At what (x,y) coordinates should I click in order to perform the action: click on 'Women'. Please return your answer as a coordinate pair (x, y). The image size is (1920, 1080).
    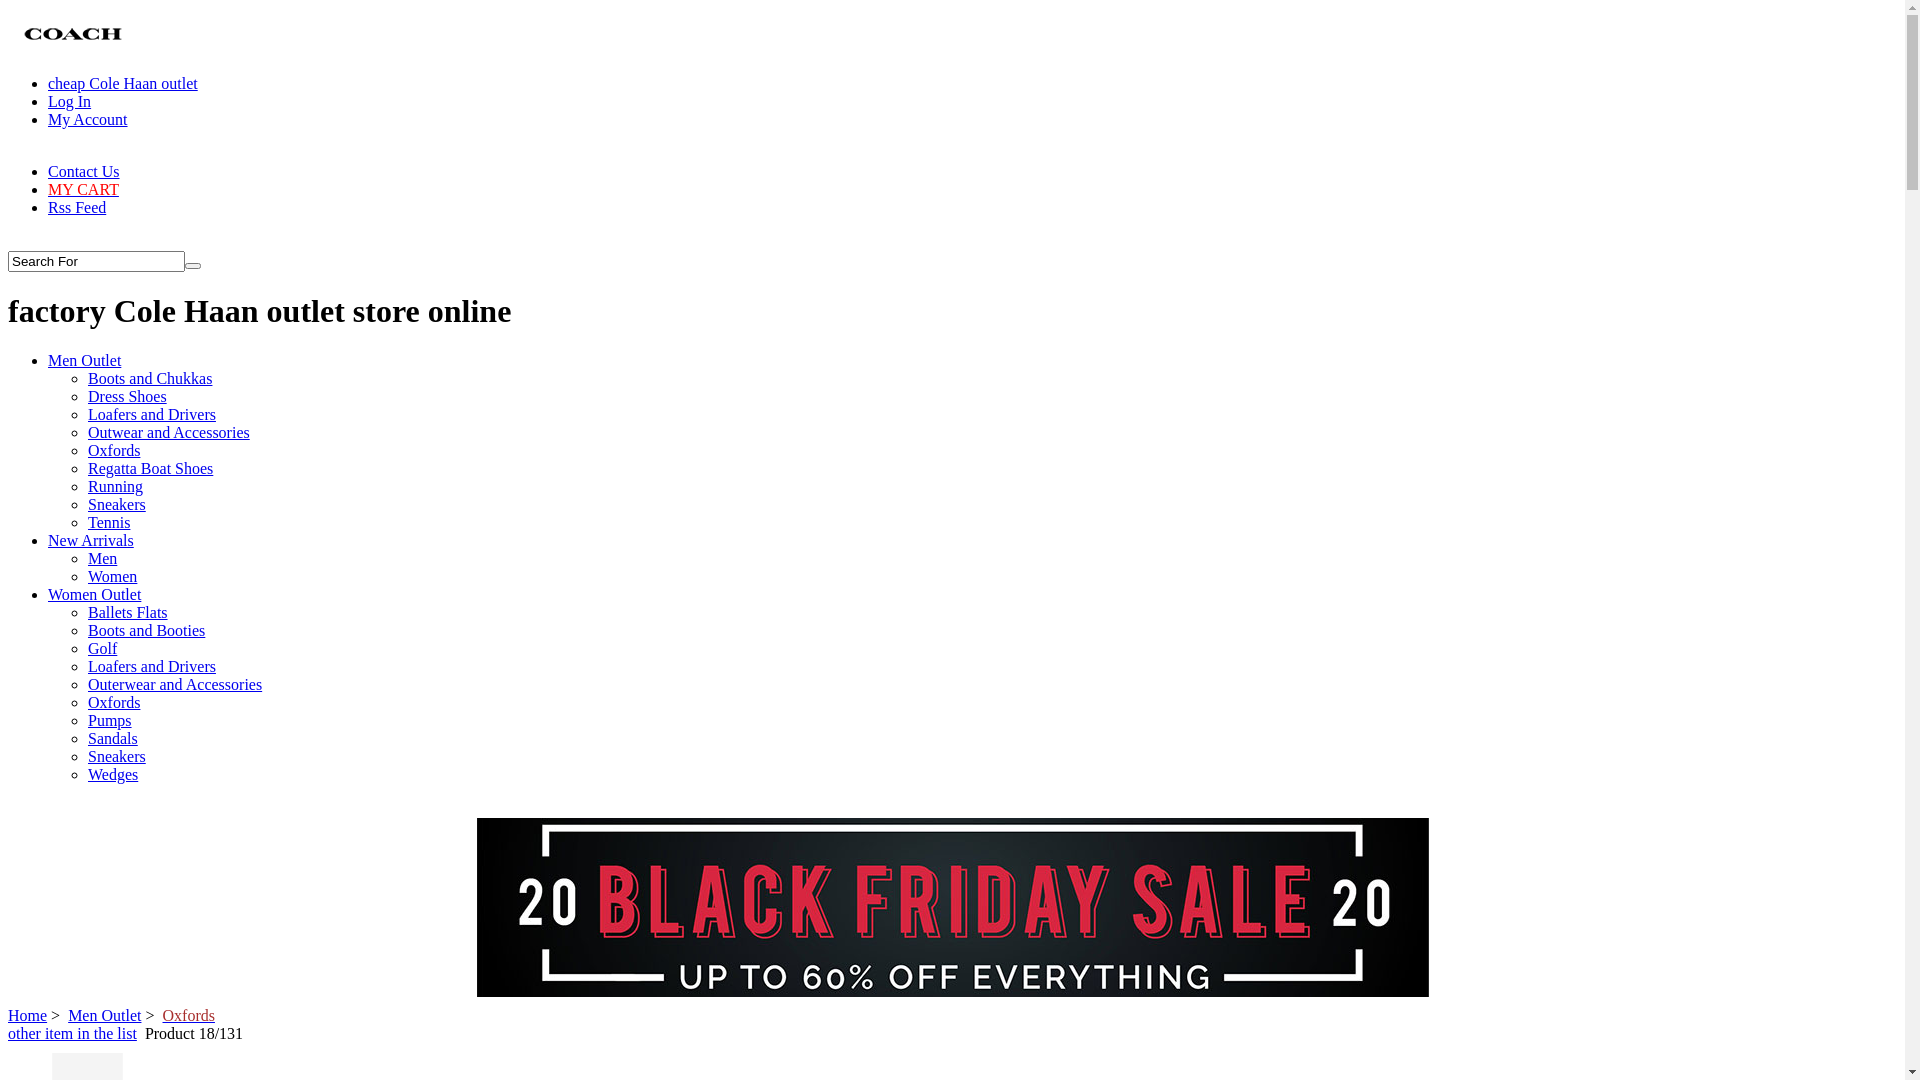
    Looking at the image, I should click on (111, 576).